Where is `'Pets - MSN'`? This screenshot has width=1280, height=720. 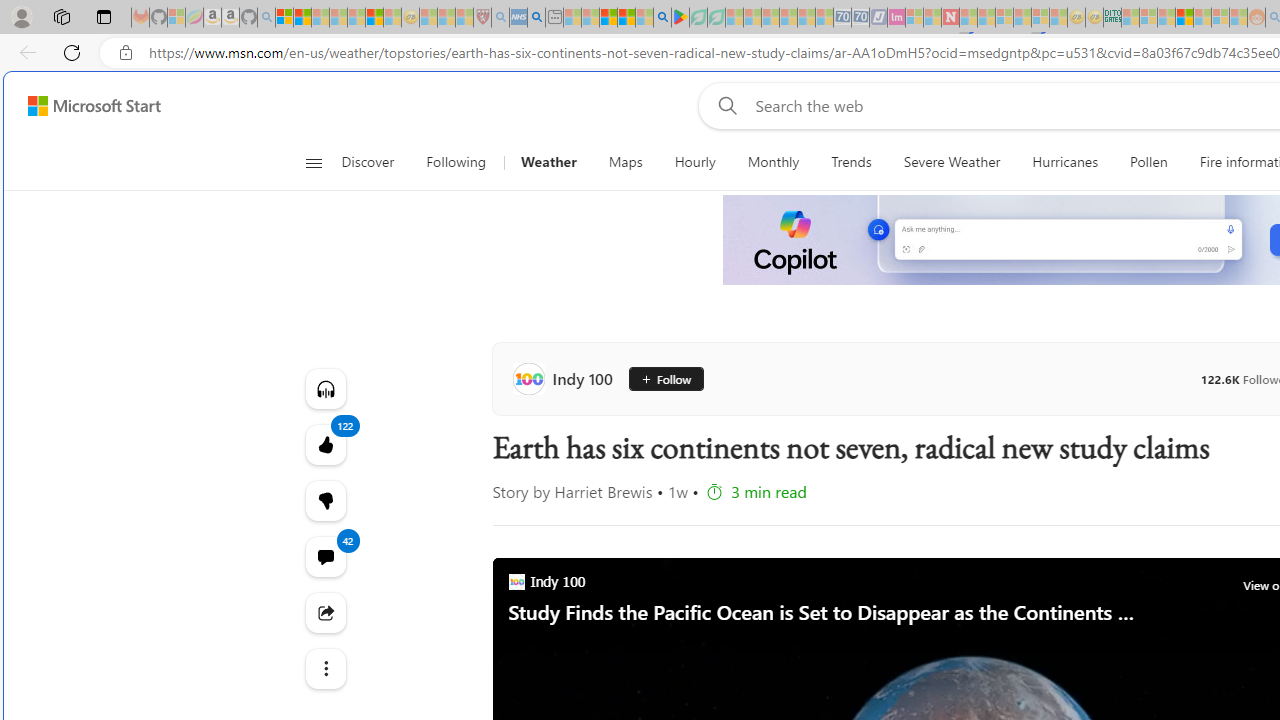
'Pets - MSN' is located at coordinates (625, 17).